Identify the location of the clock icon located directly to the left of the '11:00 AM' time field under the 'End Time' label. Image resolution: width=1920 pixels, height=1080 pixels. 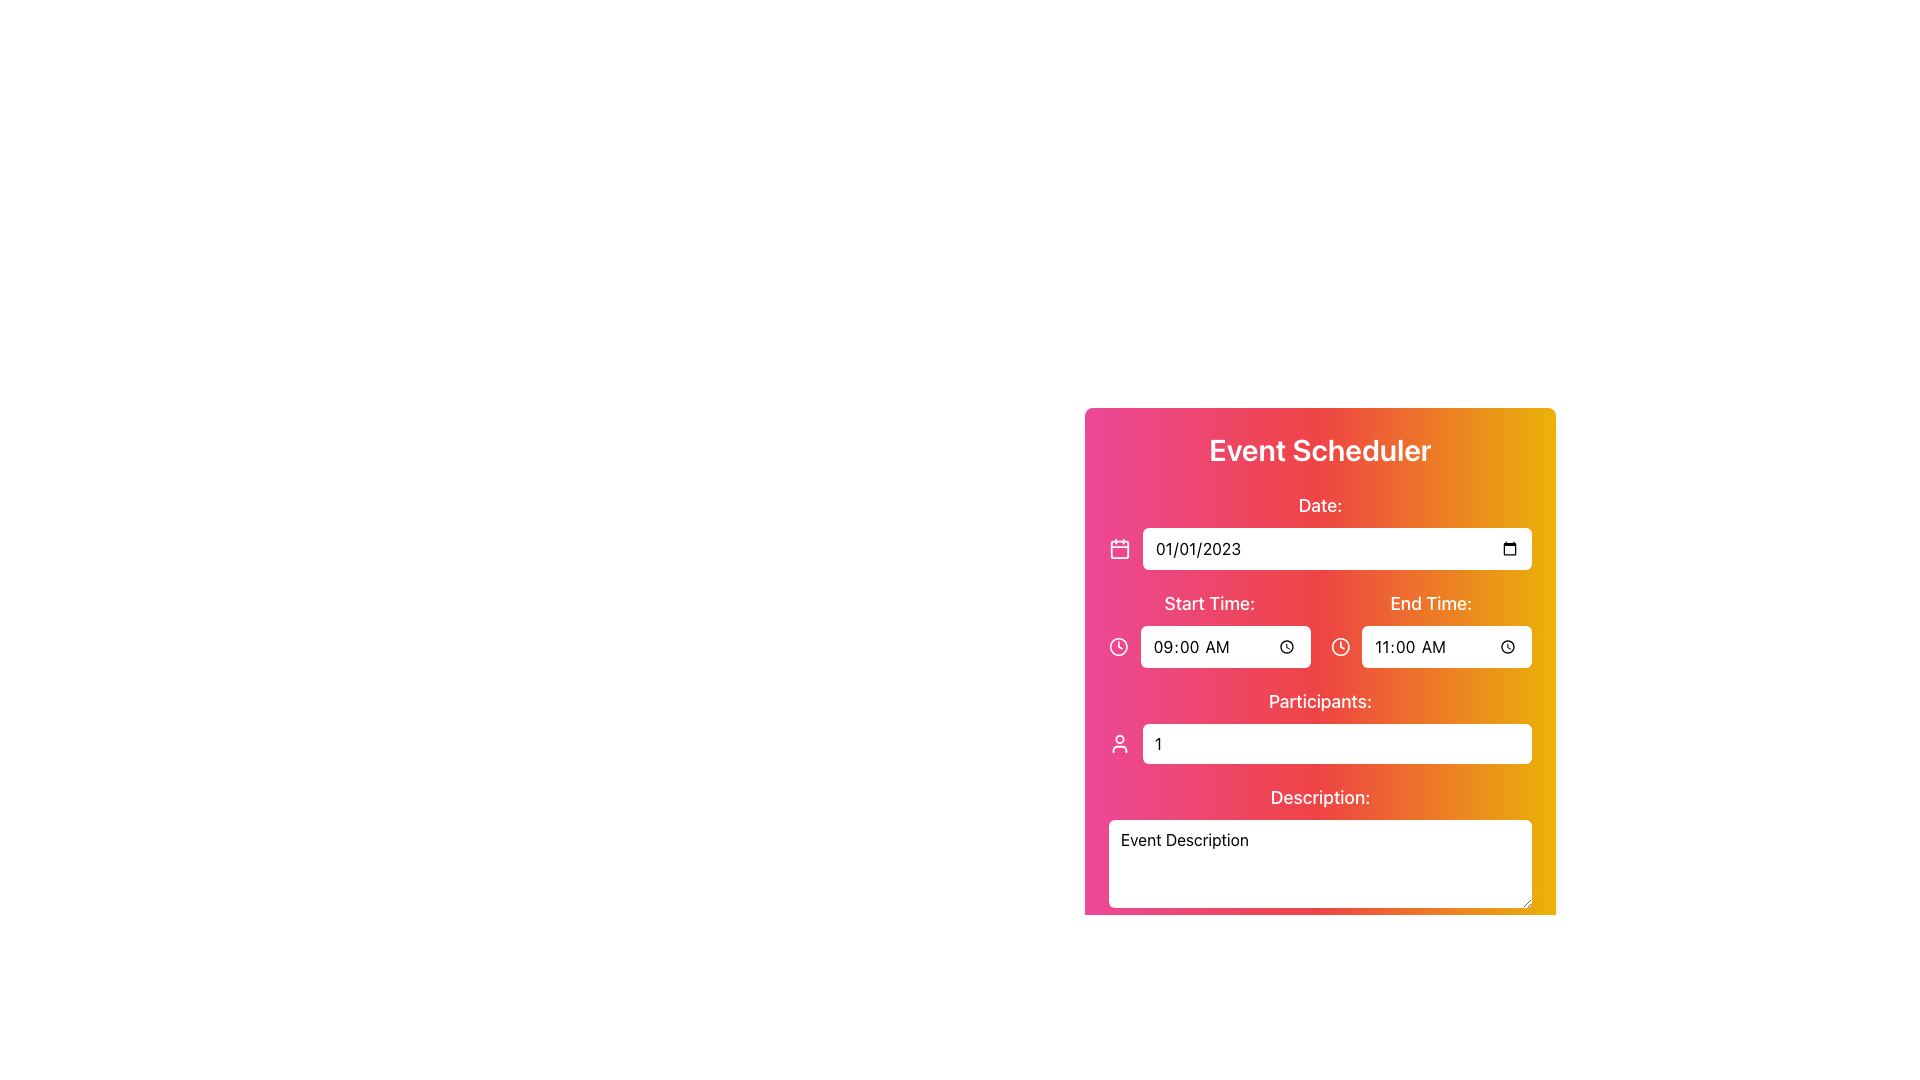
(1340, 647).